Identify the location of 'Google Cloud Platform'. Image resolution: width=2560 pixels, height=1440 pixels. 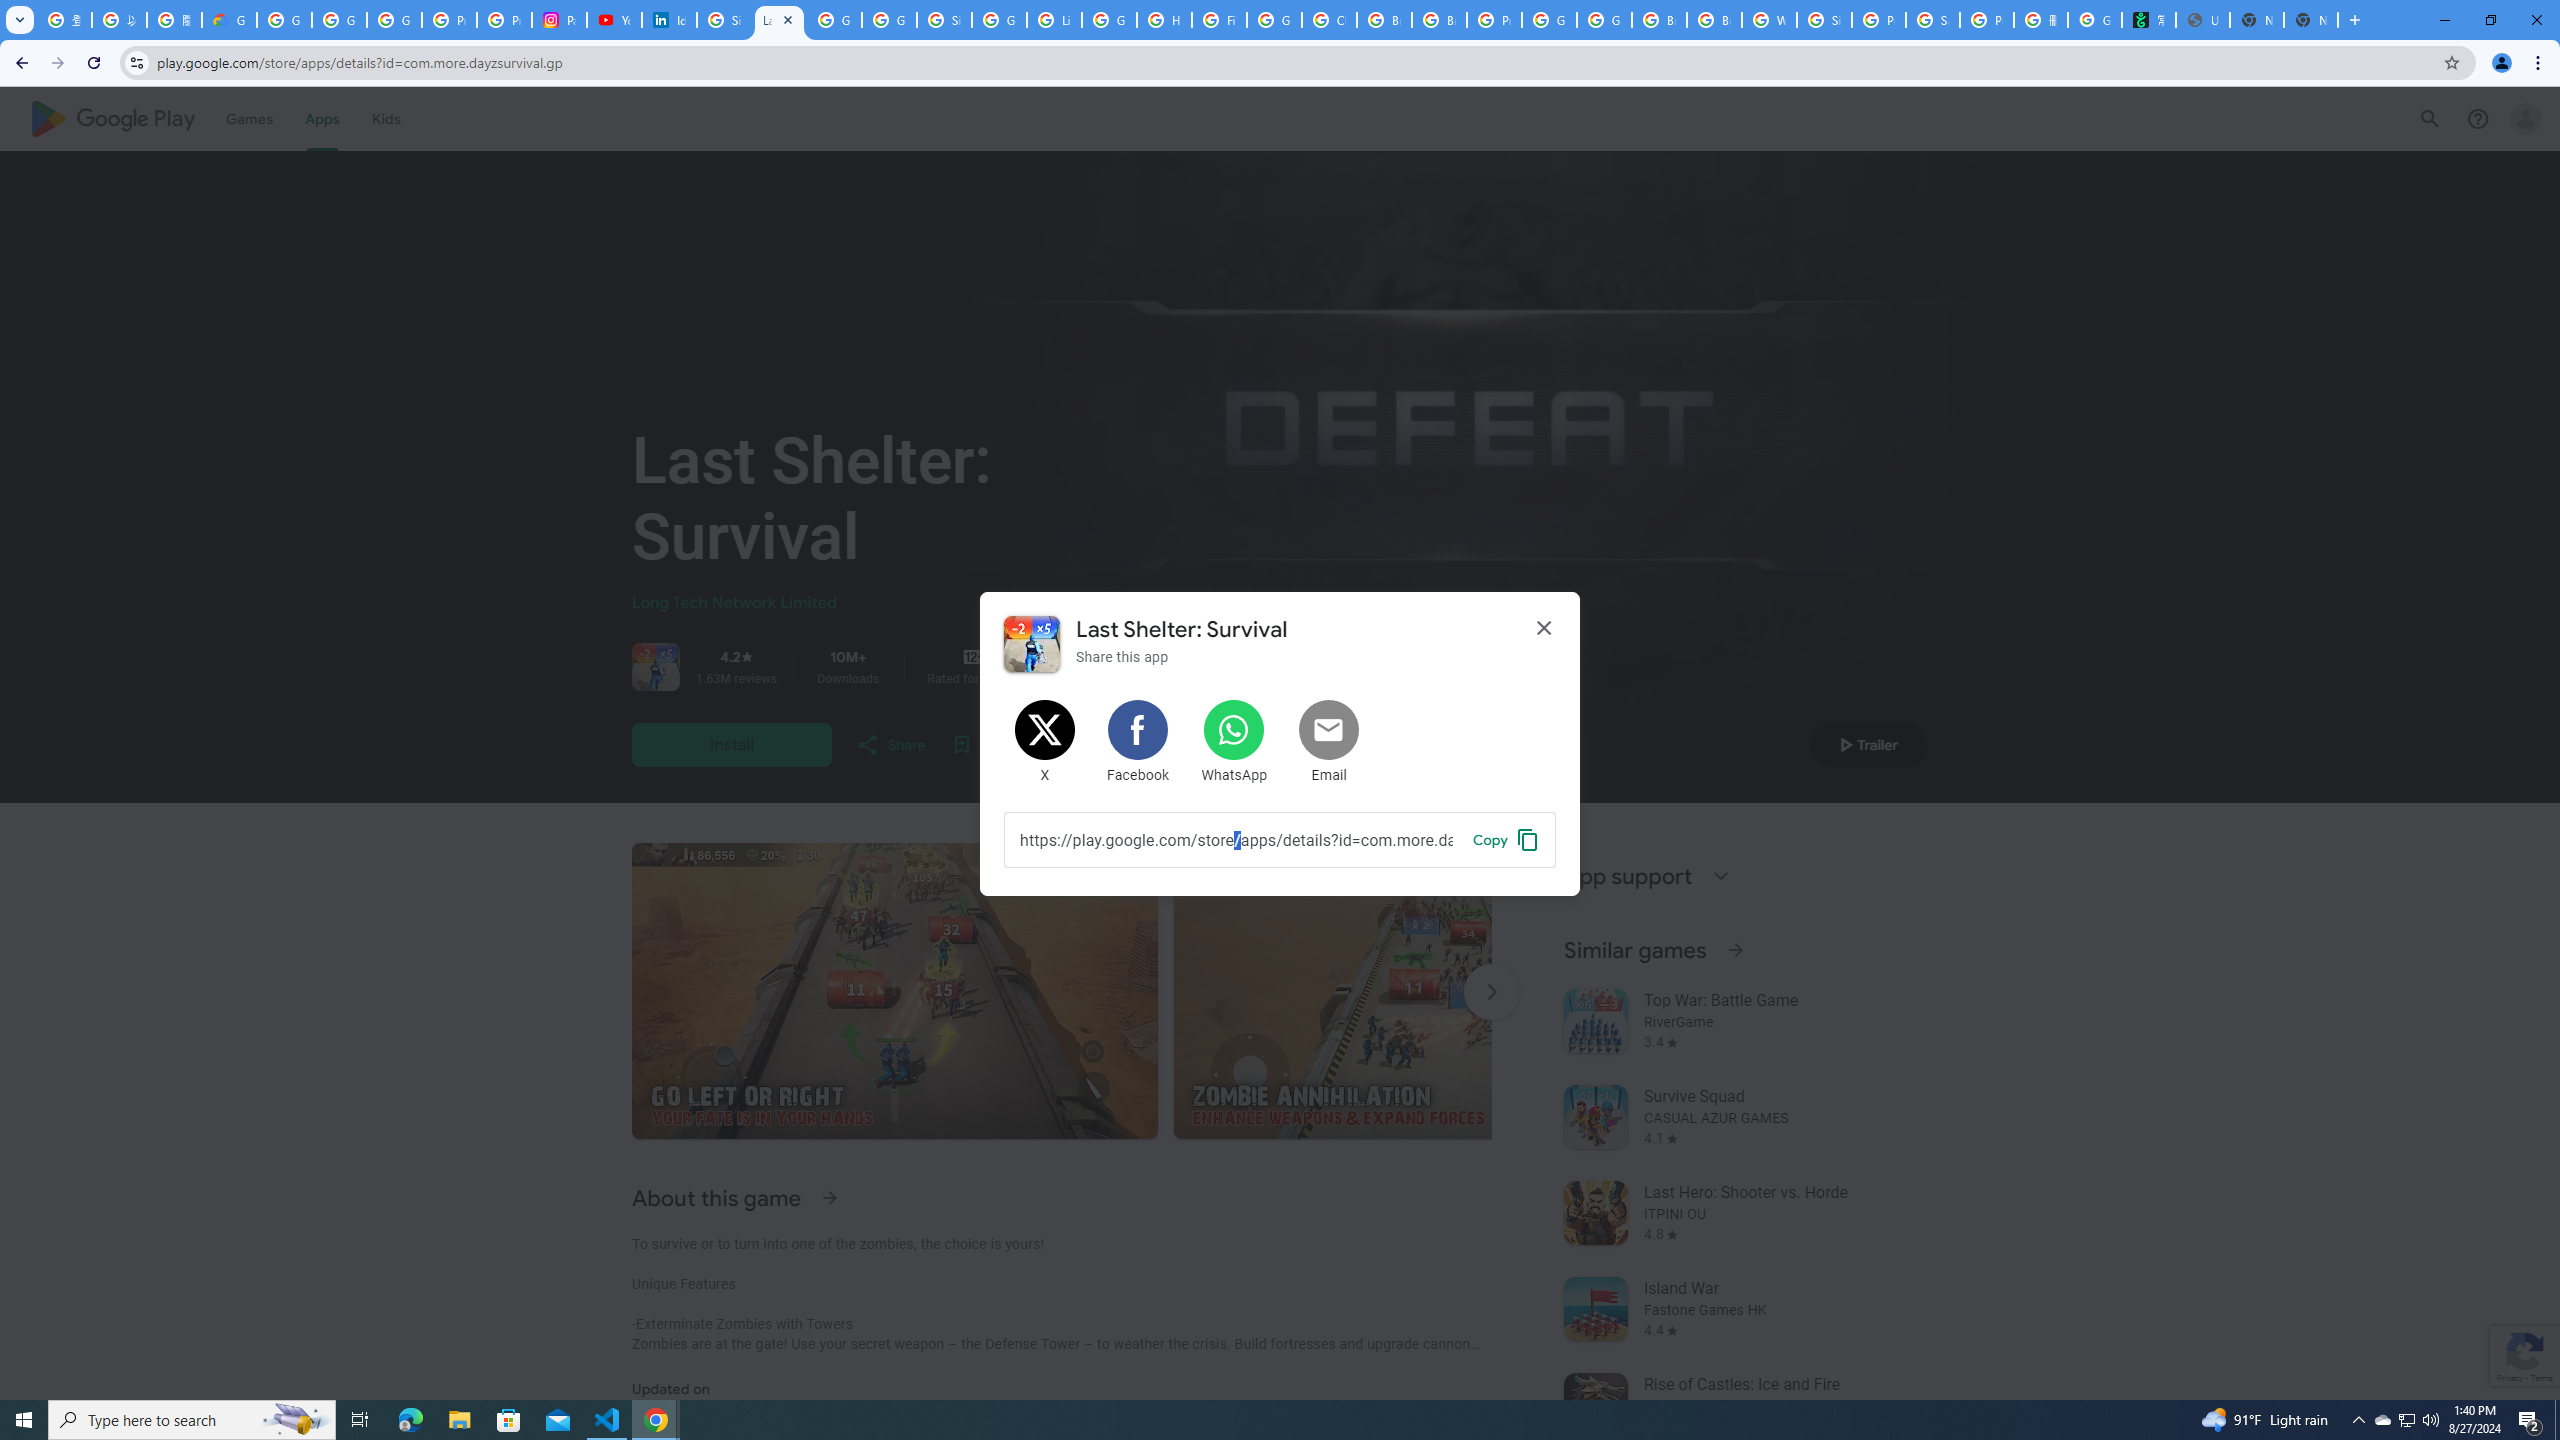
(1602, 19).